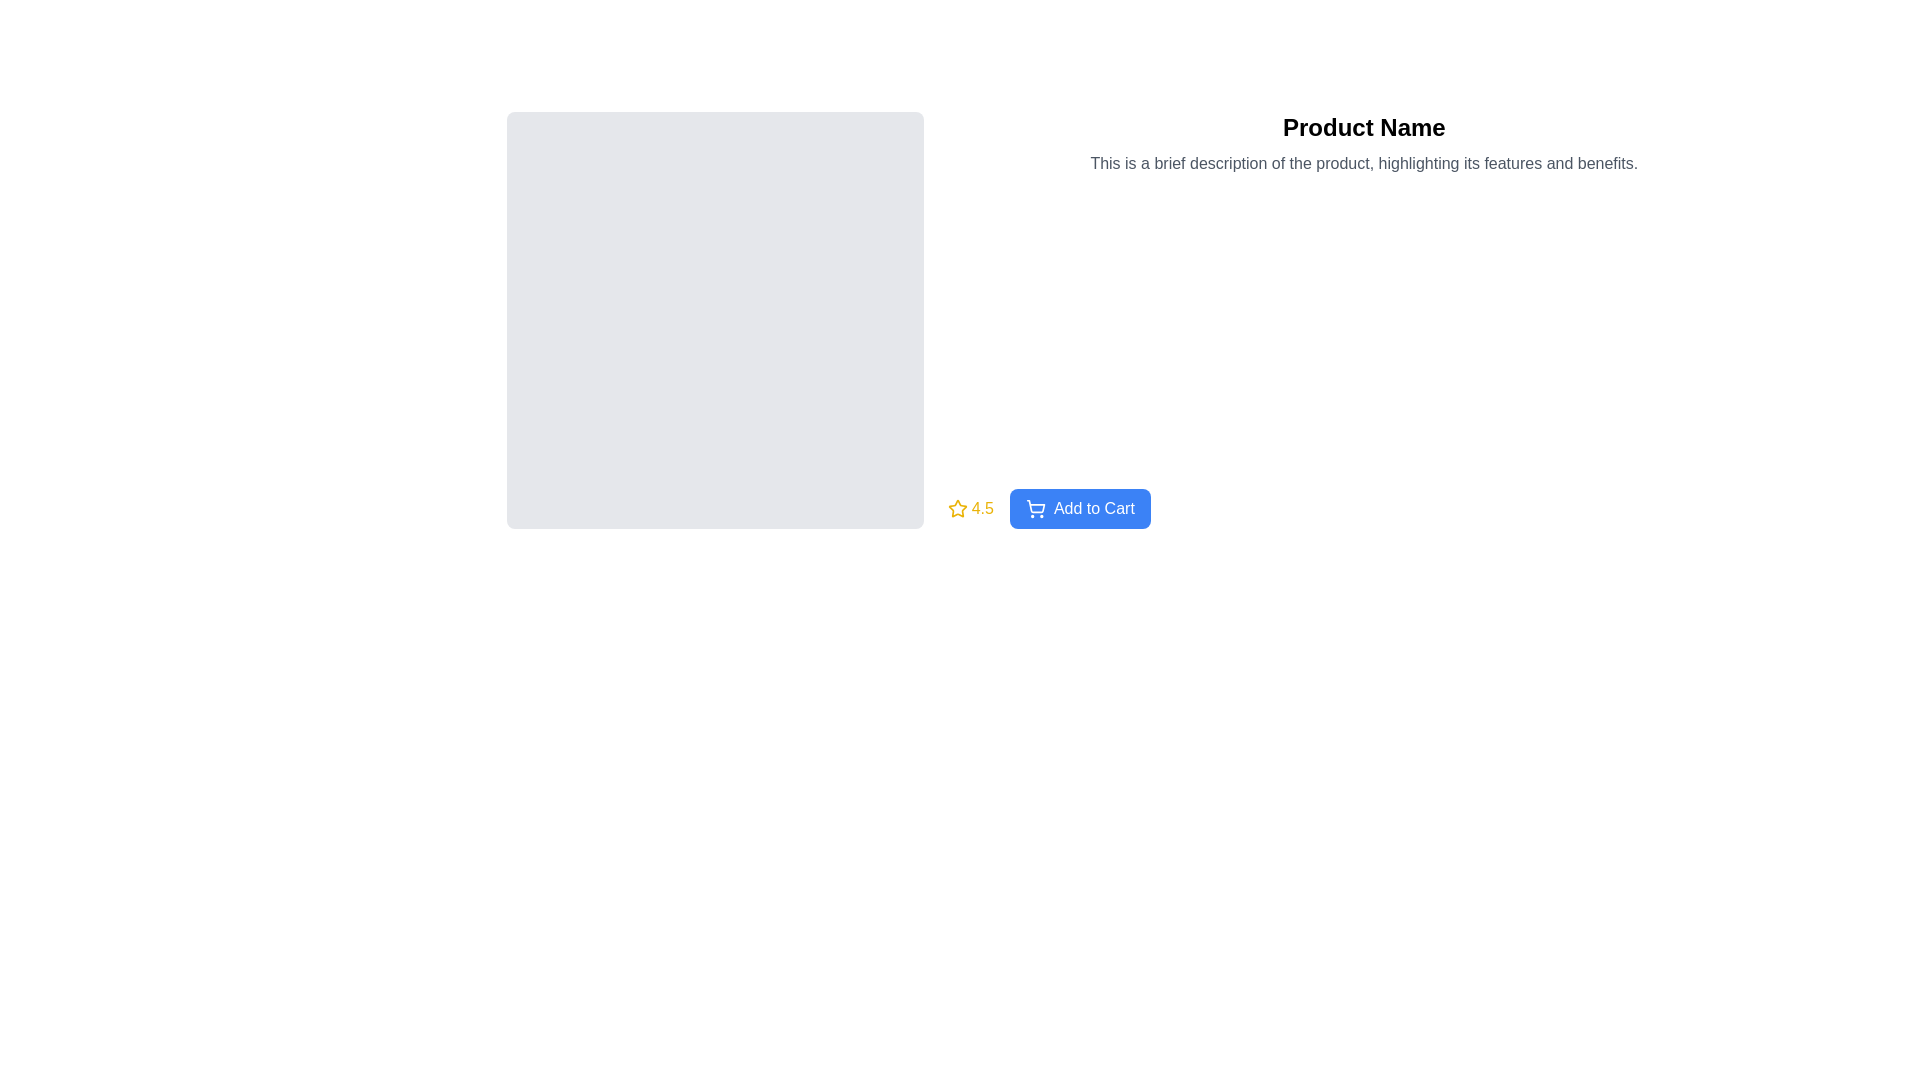 This screenshot has width=1920, height=1080. What do you see at coordinates (1035, 507) in the screenshot?
I see `the shopping cart icon located on the left side of the 'Add` at bounding box center [1035, 507].